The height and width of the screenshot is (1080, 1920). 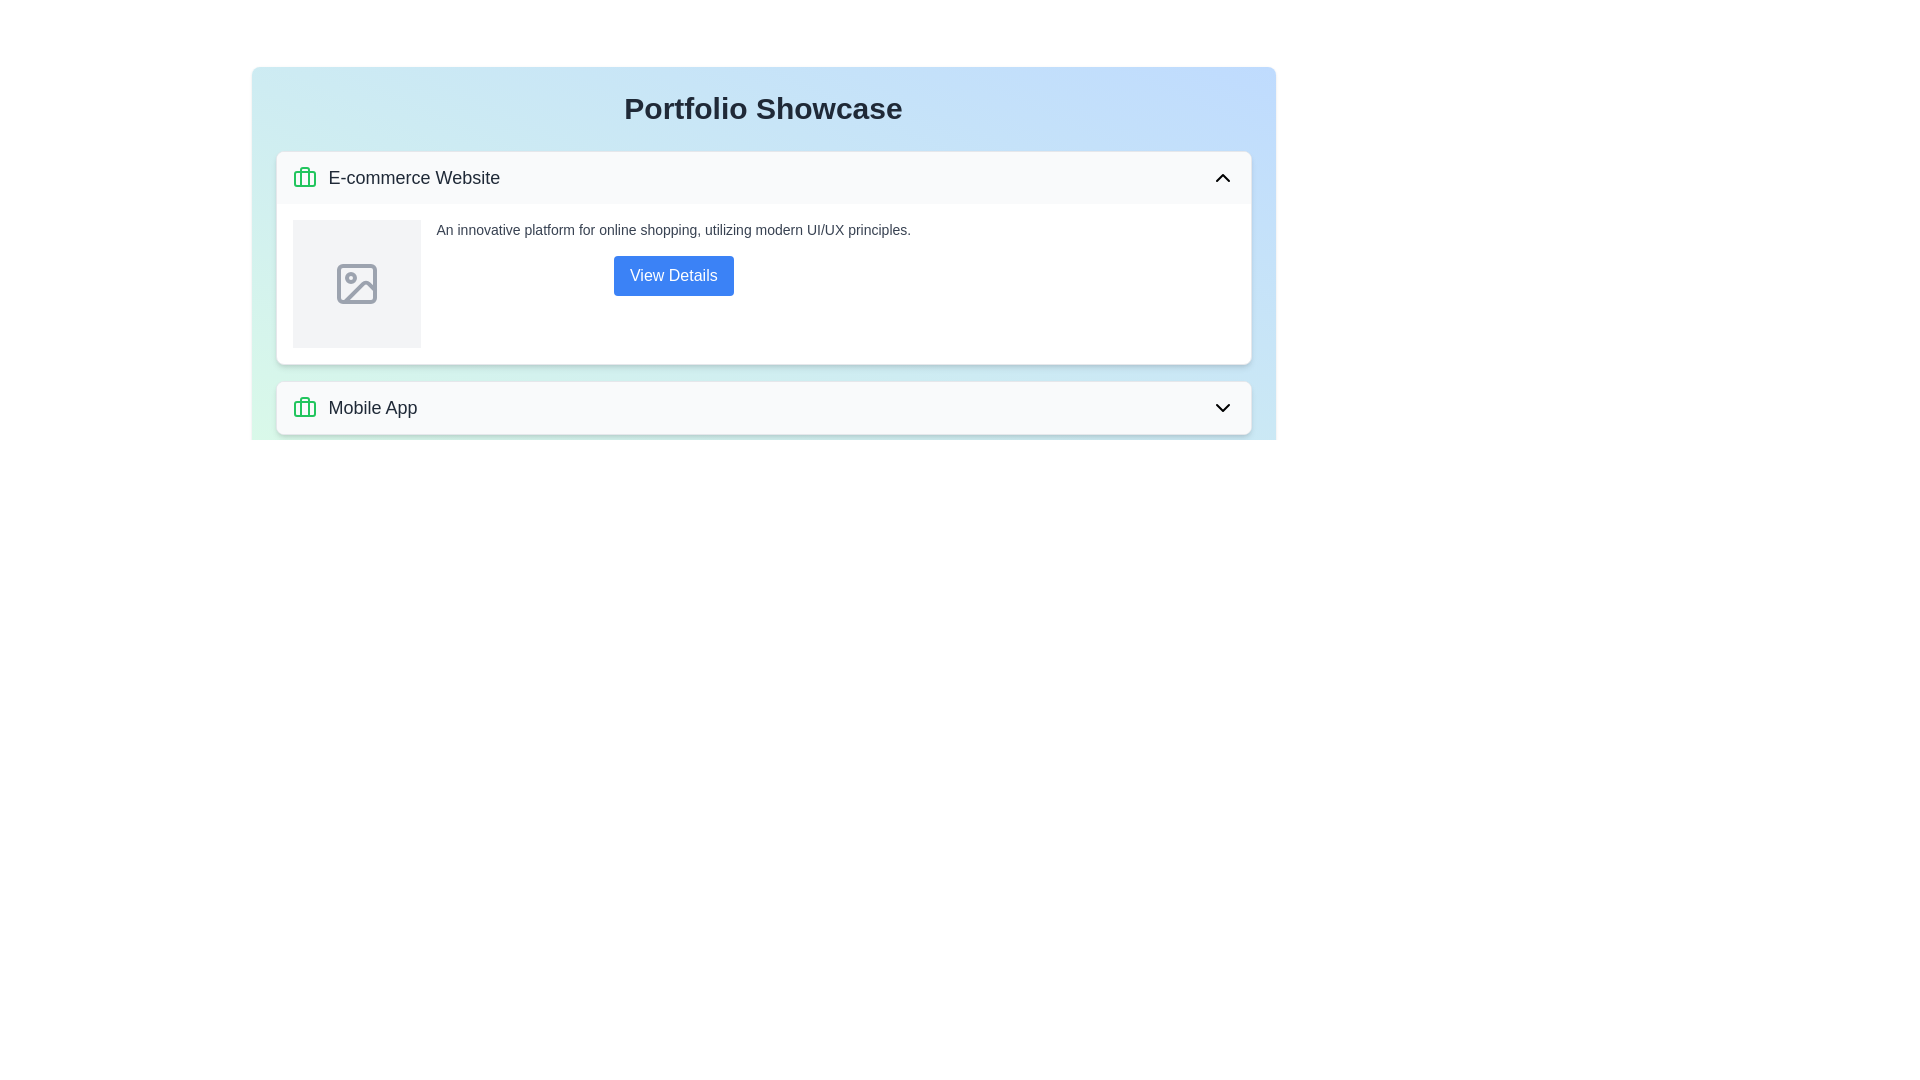 I want to click on the collapsible list item titled 'Mobile App' located in the 'Portfolio Showcase' section, so click(x=762, y=407).